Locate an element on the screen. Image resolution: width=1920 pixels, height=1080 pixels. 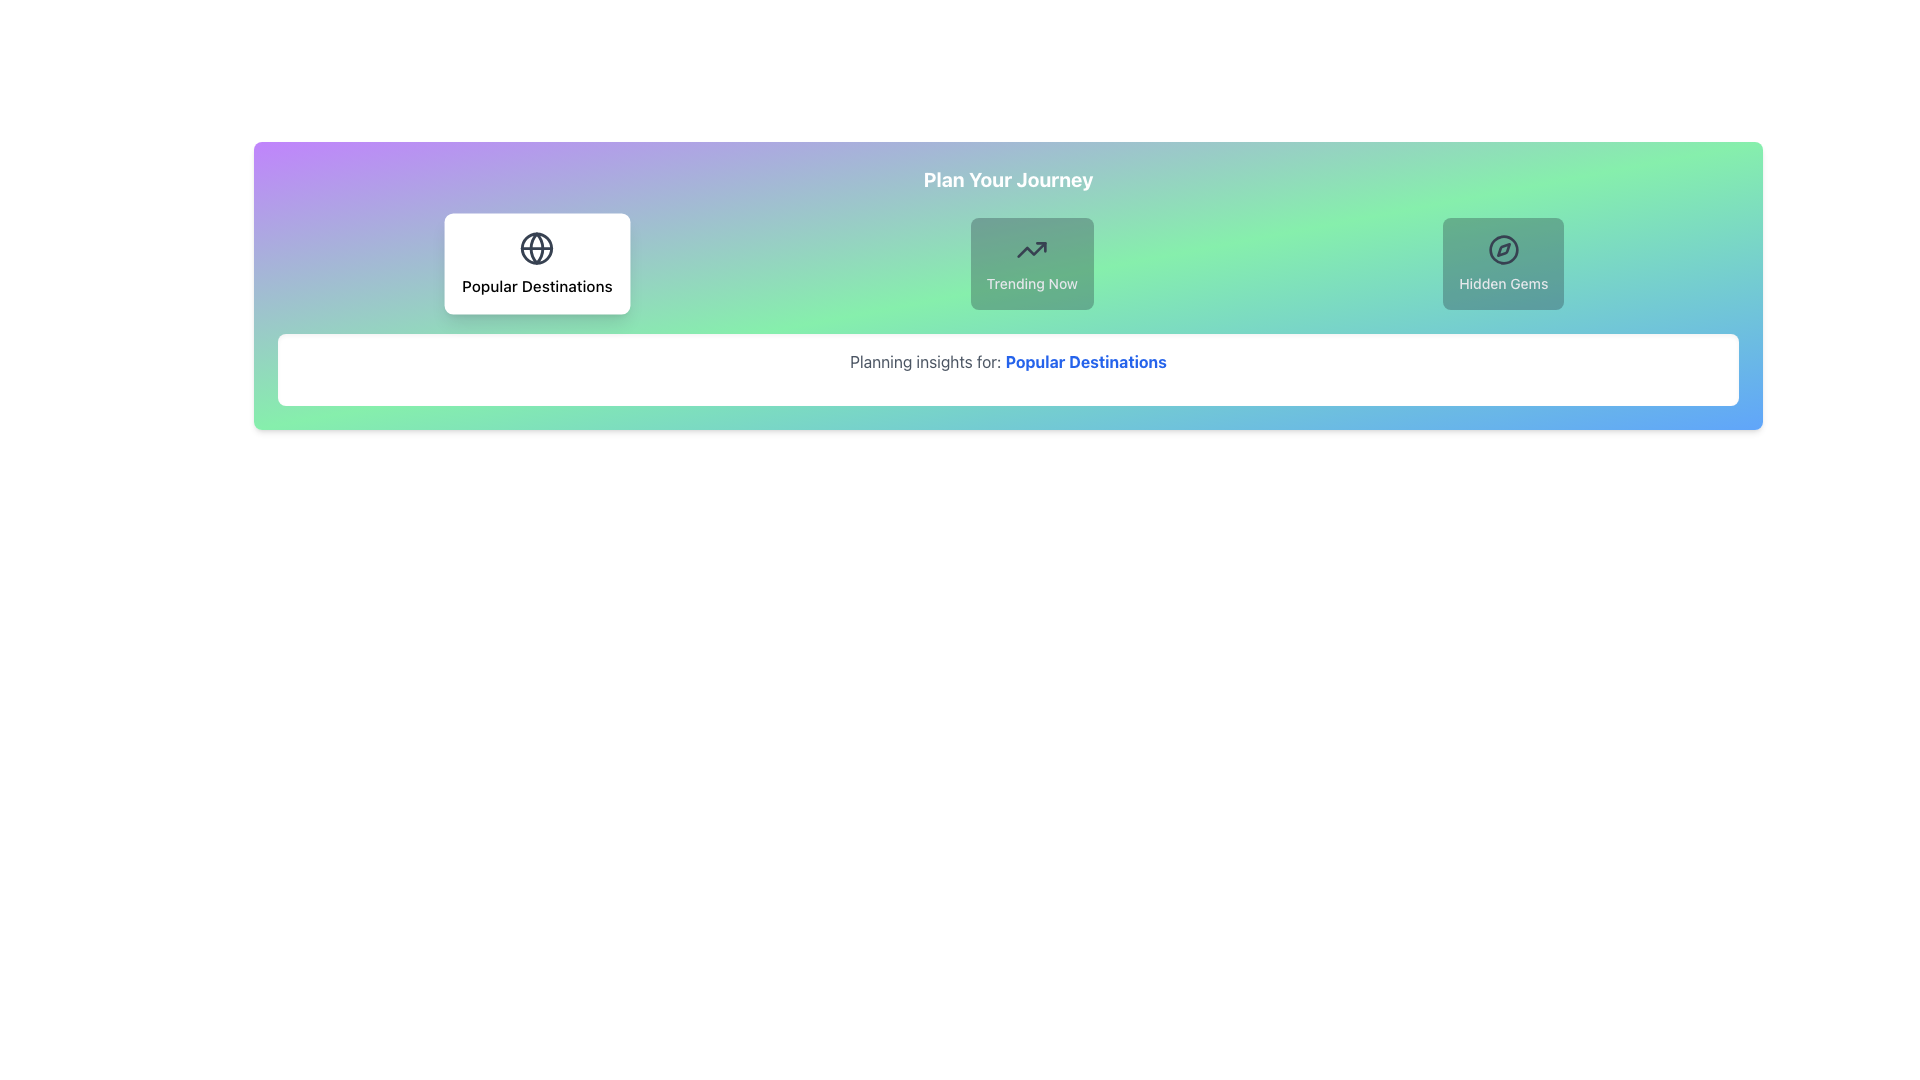
the icon representing trends or upward motion in the 'Trending Now' section, located centrally within the green rectangular section is located at coordinates (1032, 249).